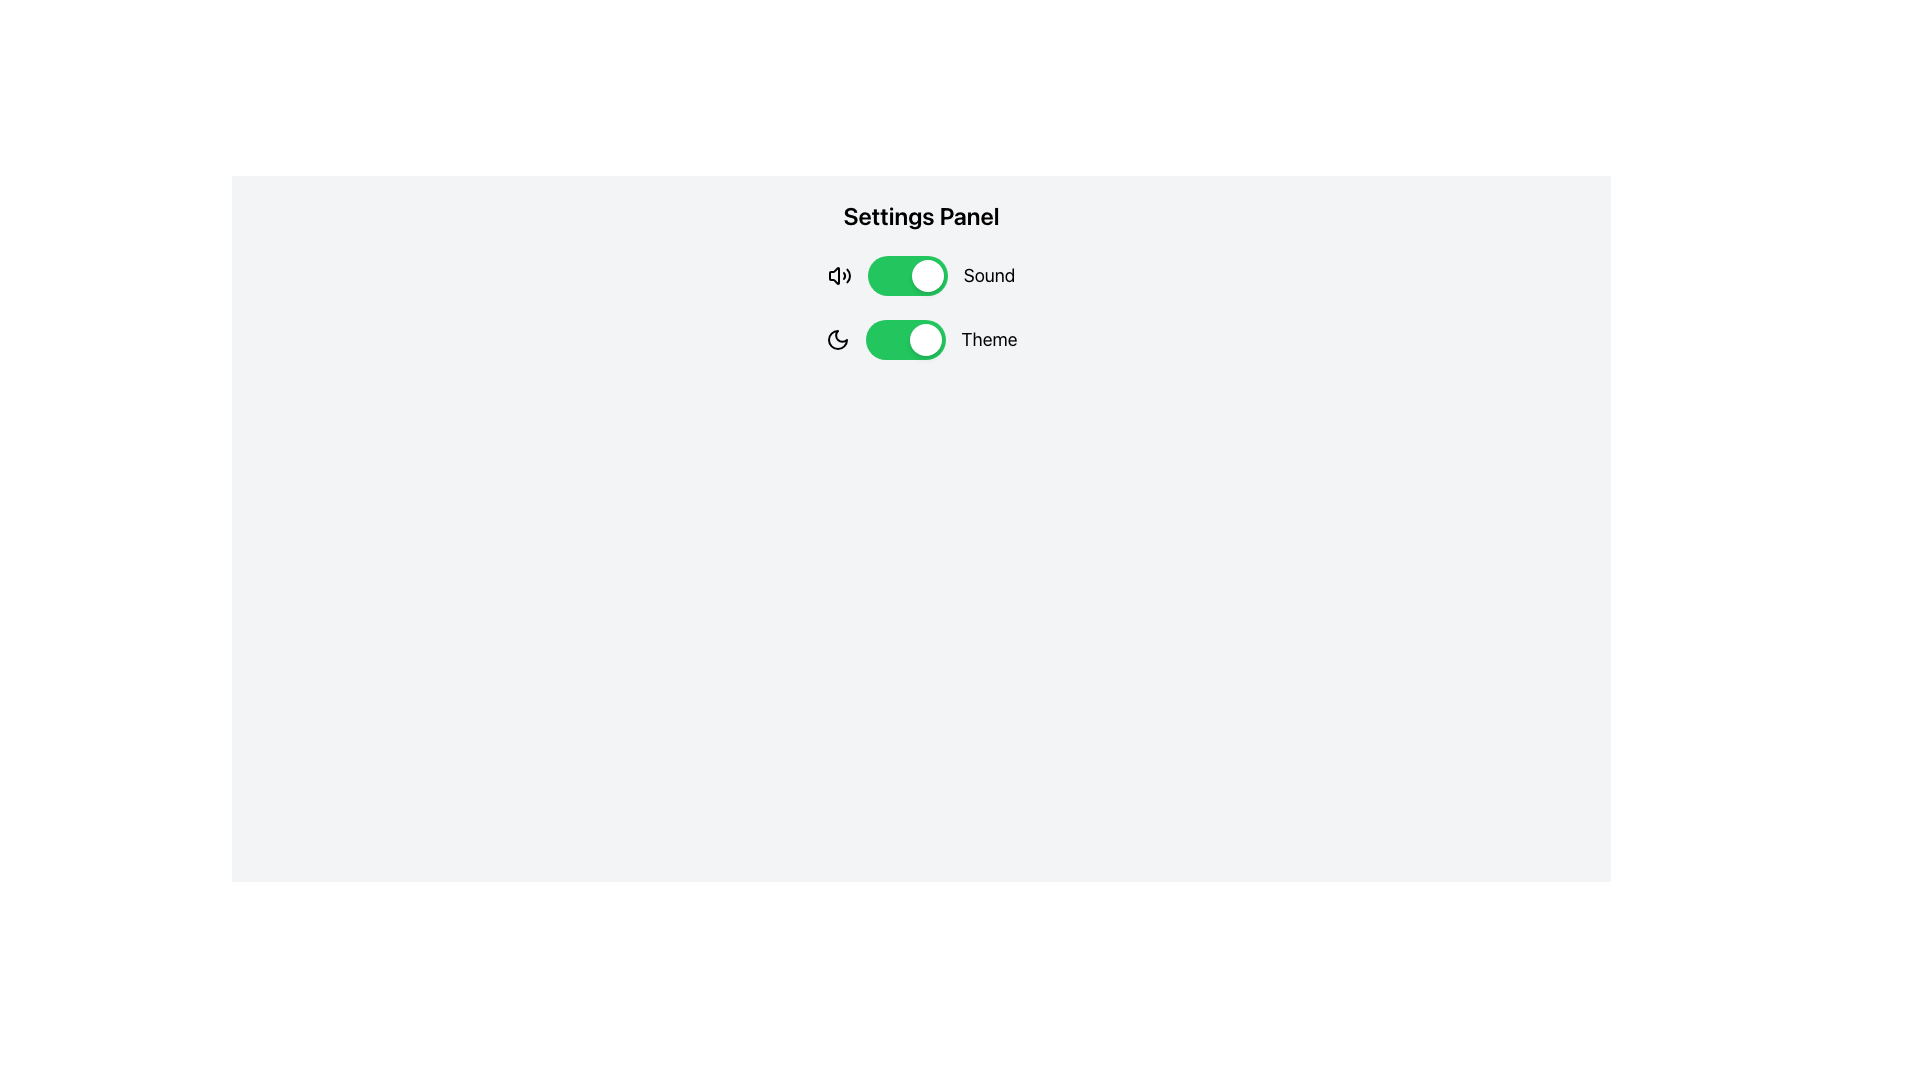 This screenshot has width=1920, height=1080. I want to click on the crescent moon shaped icon in the bottom row of the 'Settings Panel', located next to the label 'Theme', so click(837, 338).